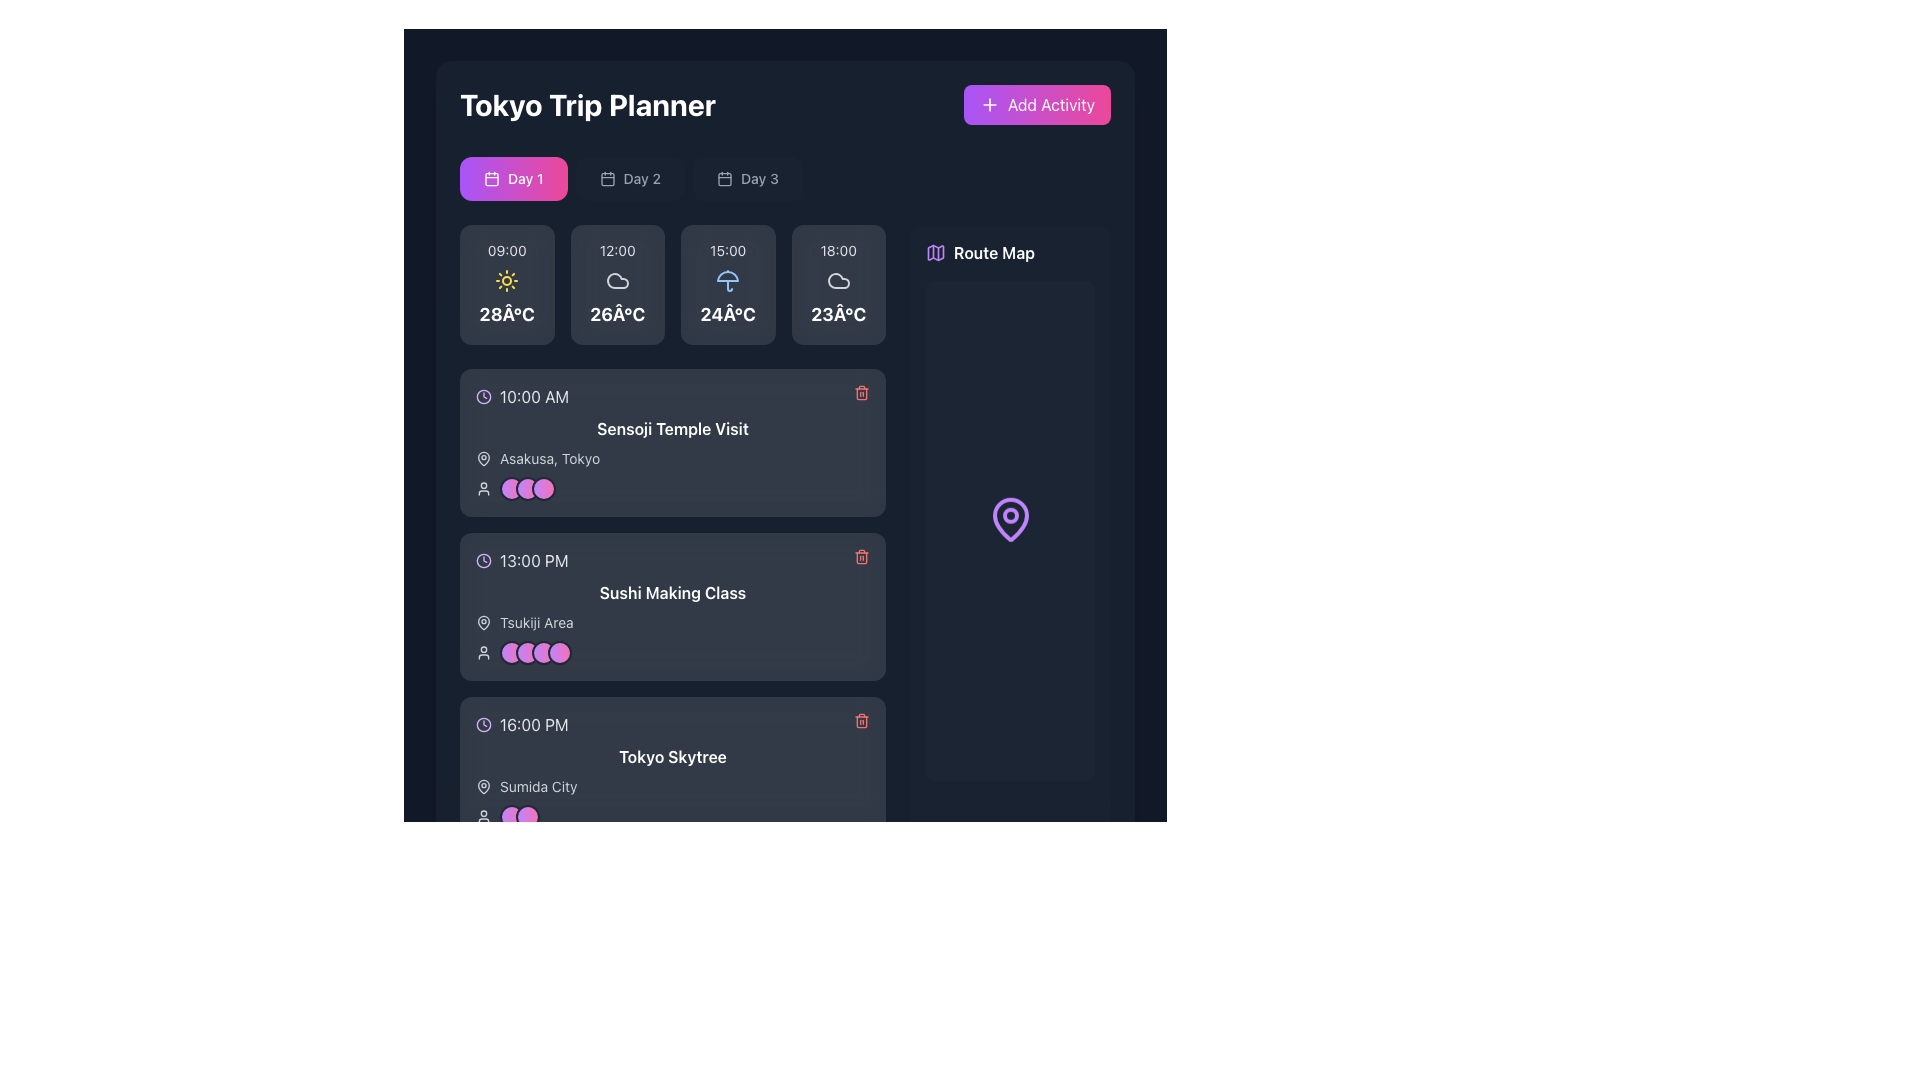 The height and width of the screenshot is (1080, 1920). Describe the element at coordinates (550, 459) in the screenshot. I see `attention on the adjacent interactive elements of the text label displaying 'Asakusa, Tokyo' in the Sensoji Temple Visit section by moving the cursor over the map pin icon to the left of it` at that location.